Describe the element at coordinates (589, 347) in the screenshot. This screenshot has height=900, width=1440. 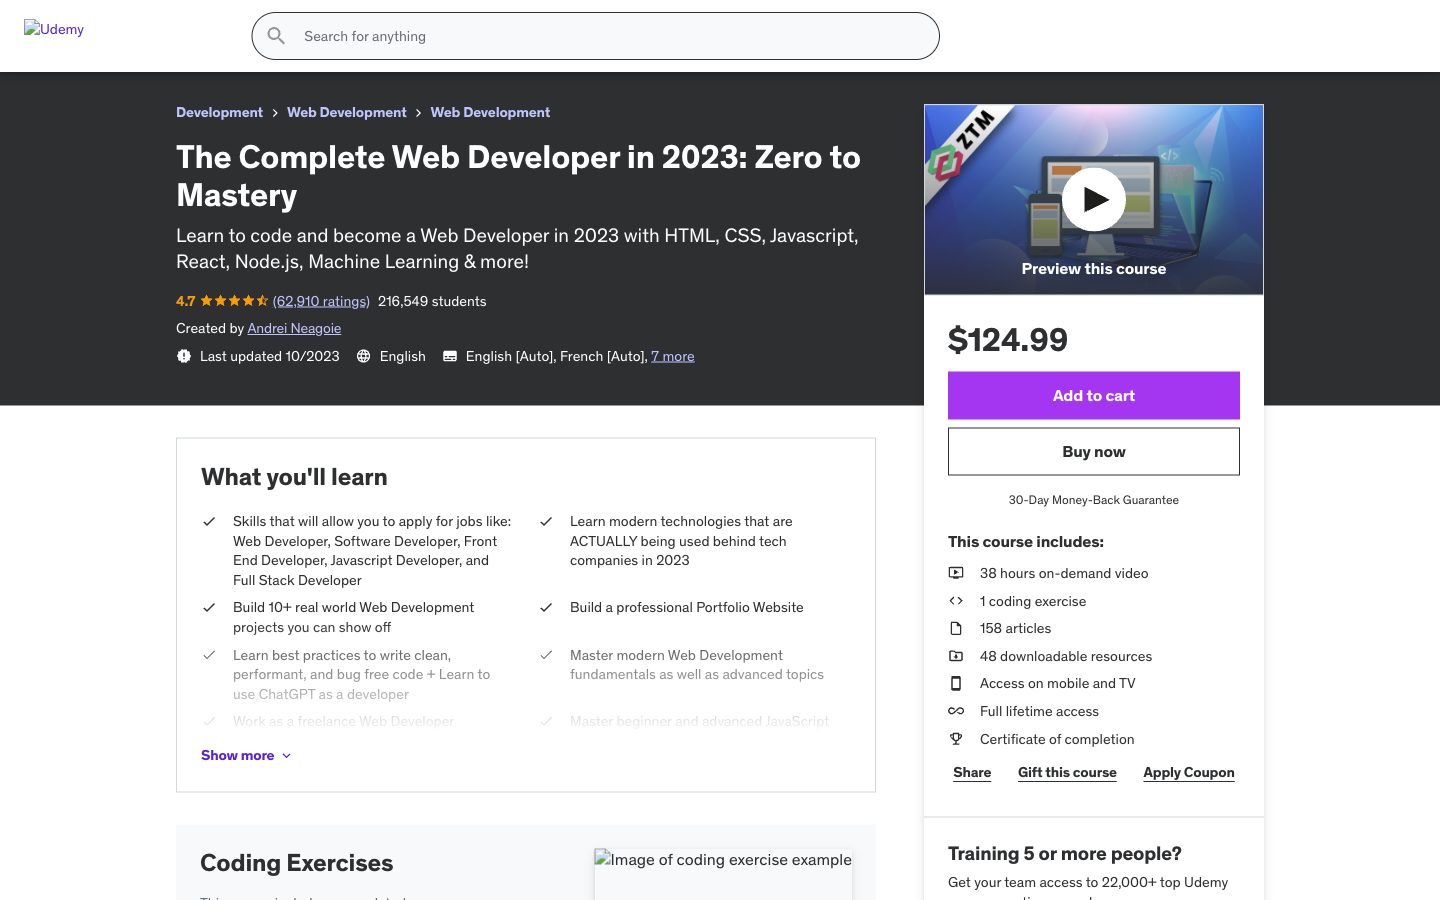
I see `In the tracking area, remove the last character of the tracking ID` at that location.